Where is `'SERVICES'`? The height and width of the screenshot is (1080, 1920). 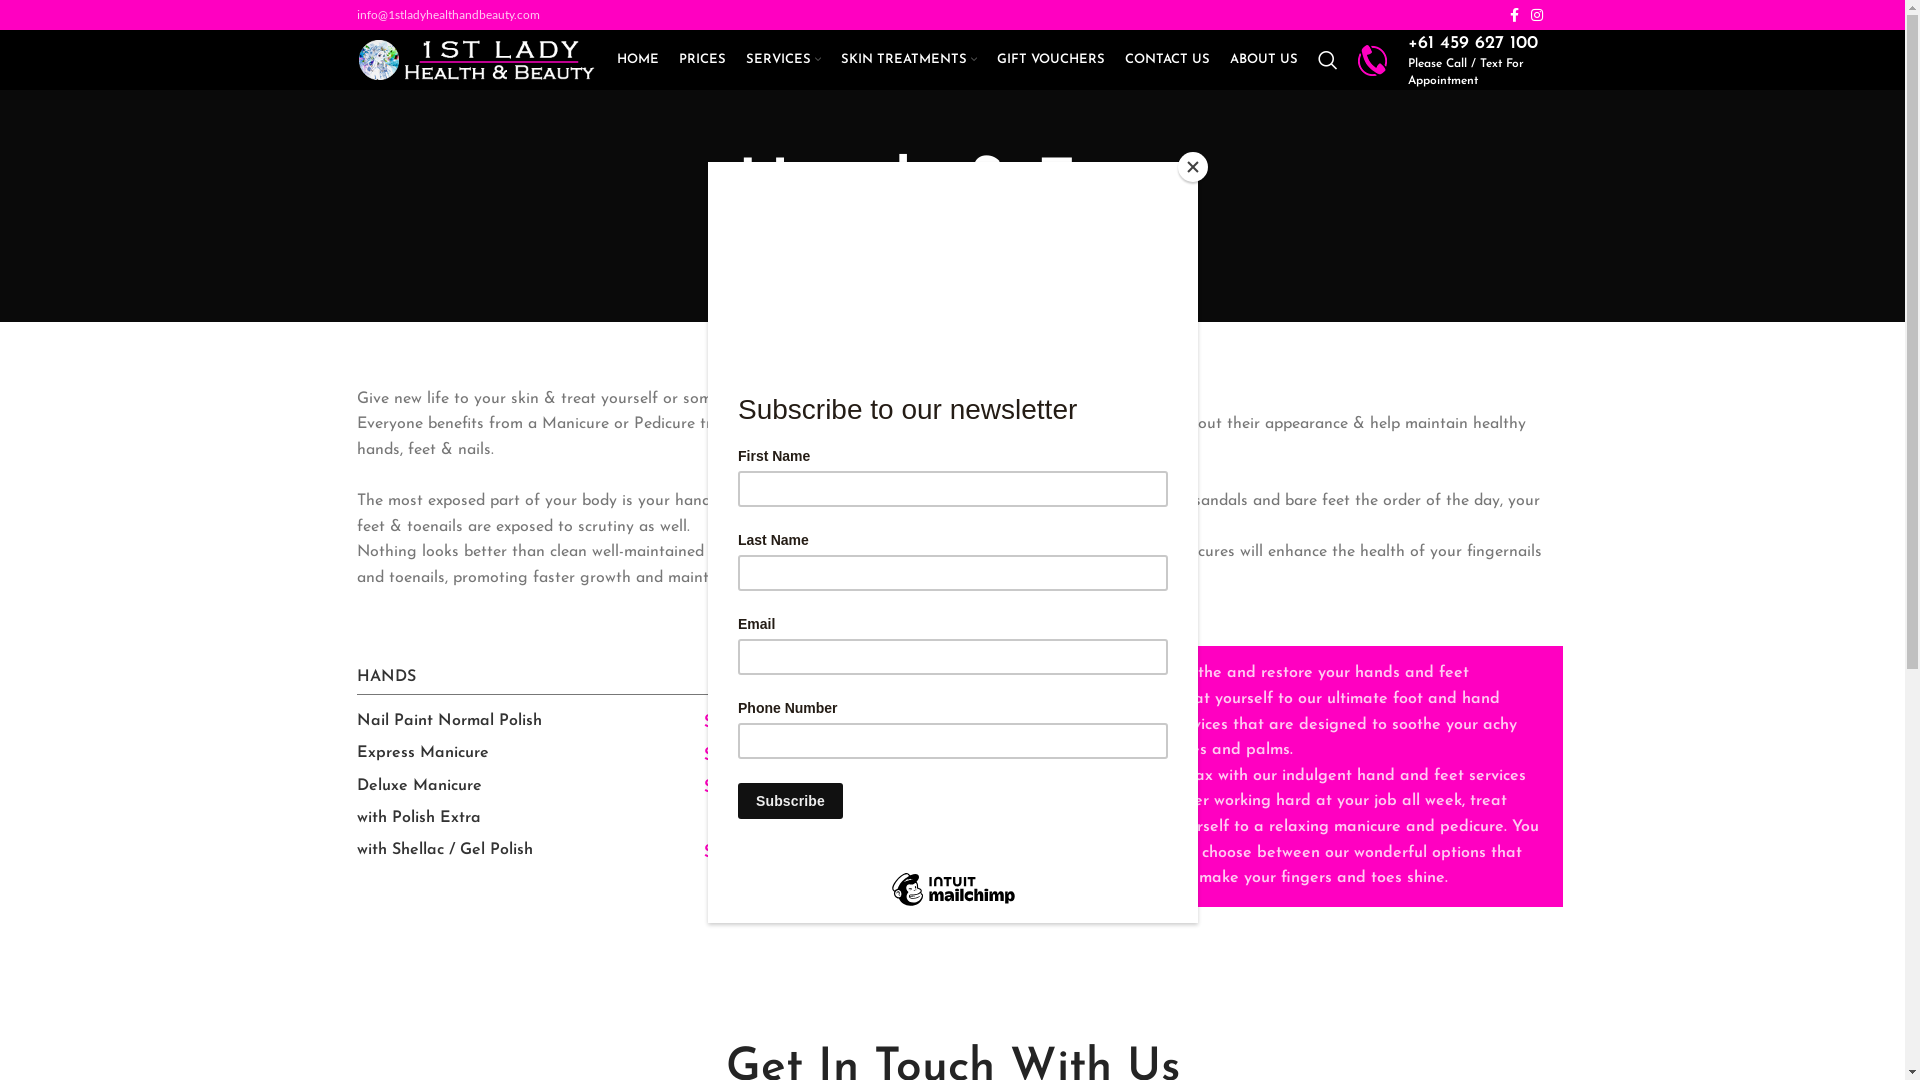 'SERVICES' is located at coordinates (782, 59).